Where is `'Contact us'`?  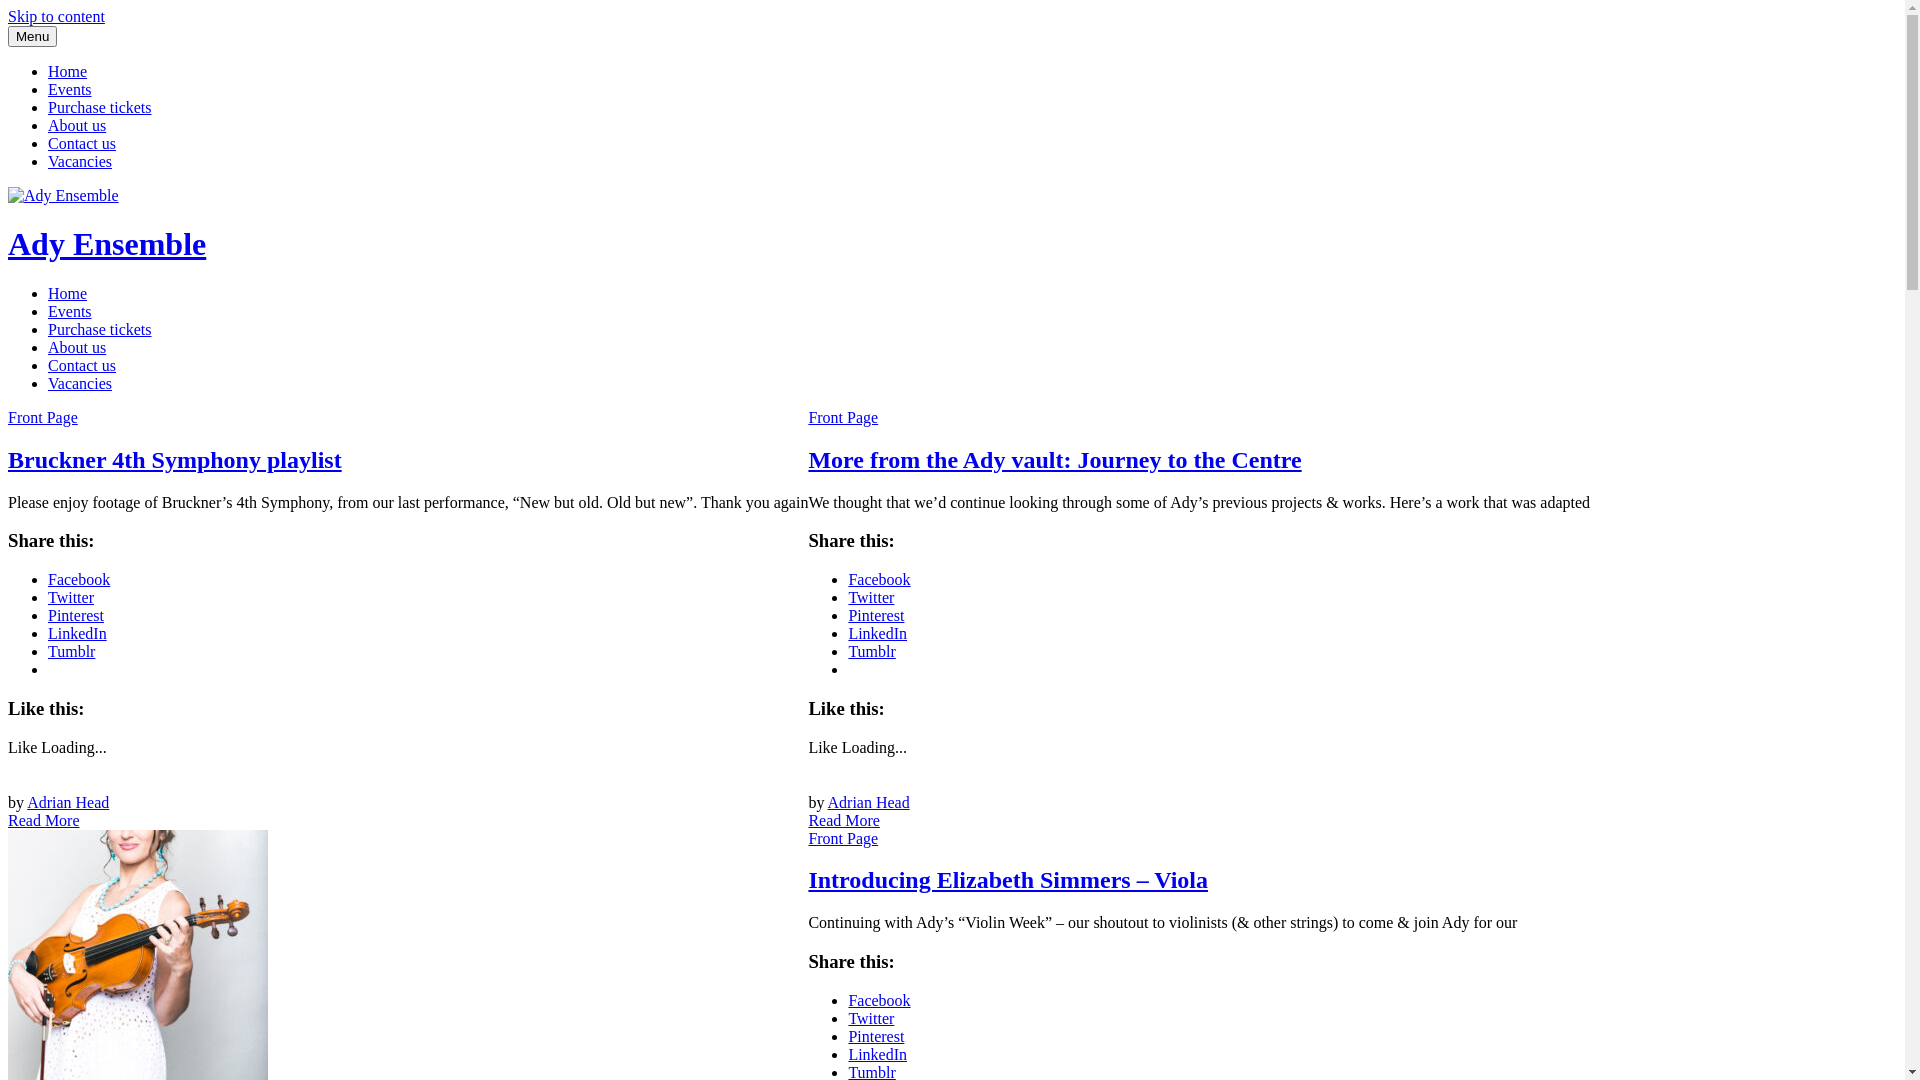 'Contact us' is located at coordinates (48, 365).